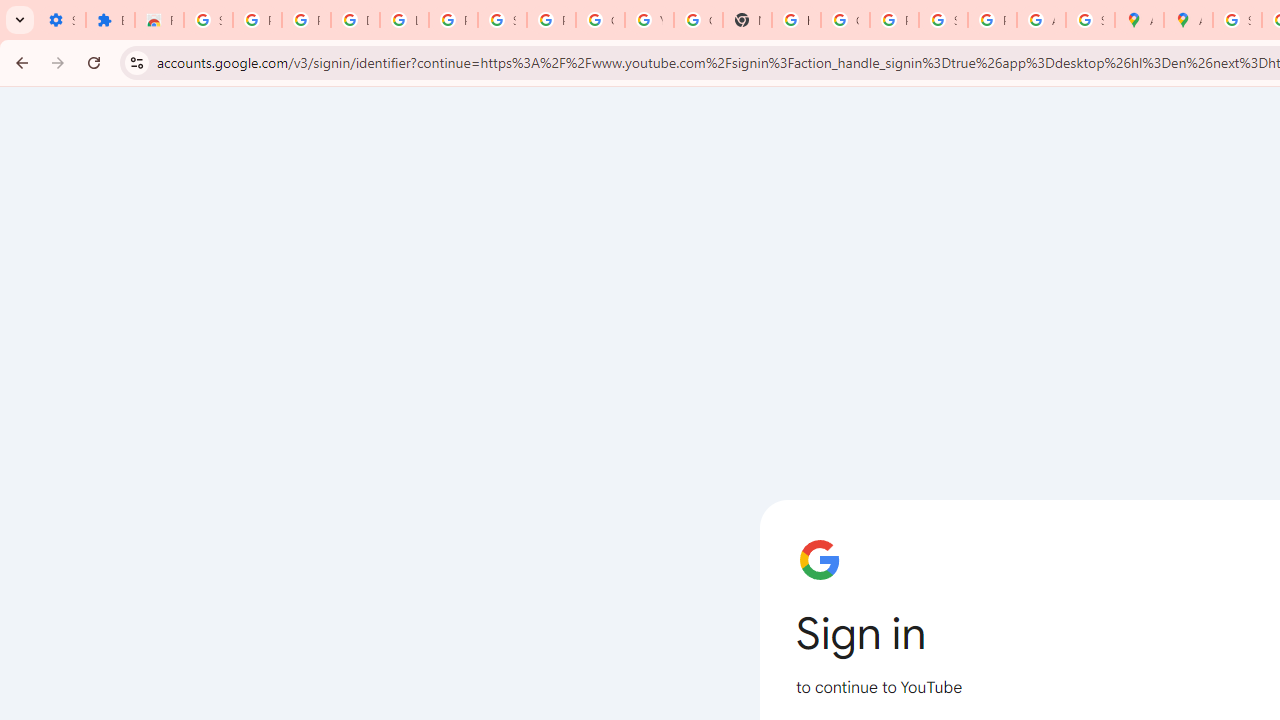 Image resolution: width=1280 pixels, height=720 pixels. I want to click on 'Delete photos & videos - Computer - Google Photos Help', so click(355, 20).